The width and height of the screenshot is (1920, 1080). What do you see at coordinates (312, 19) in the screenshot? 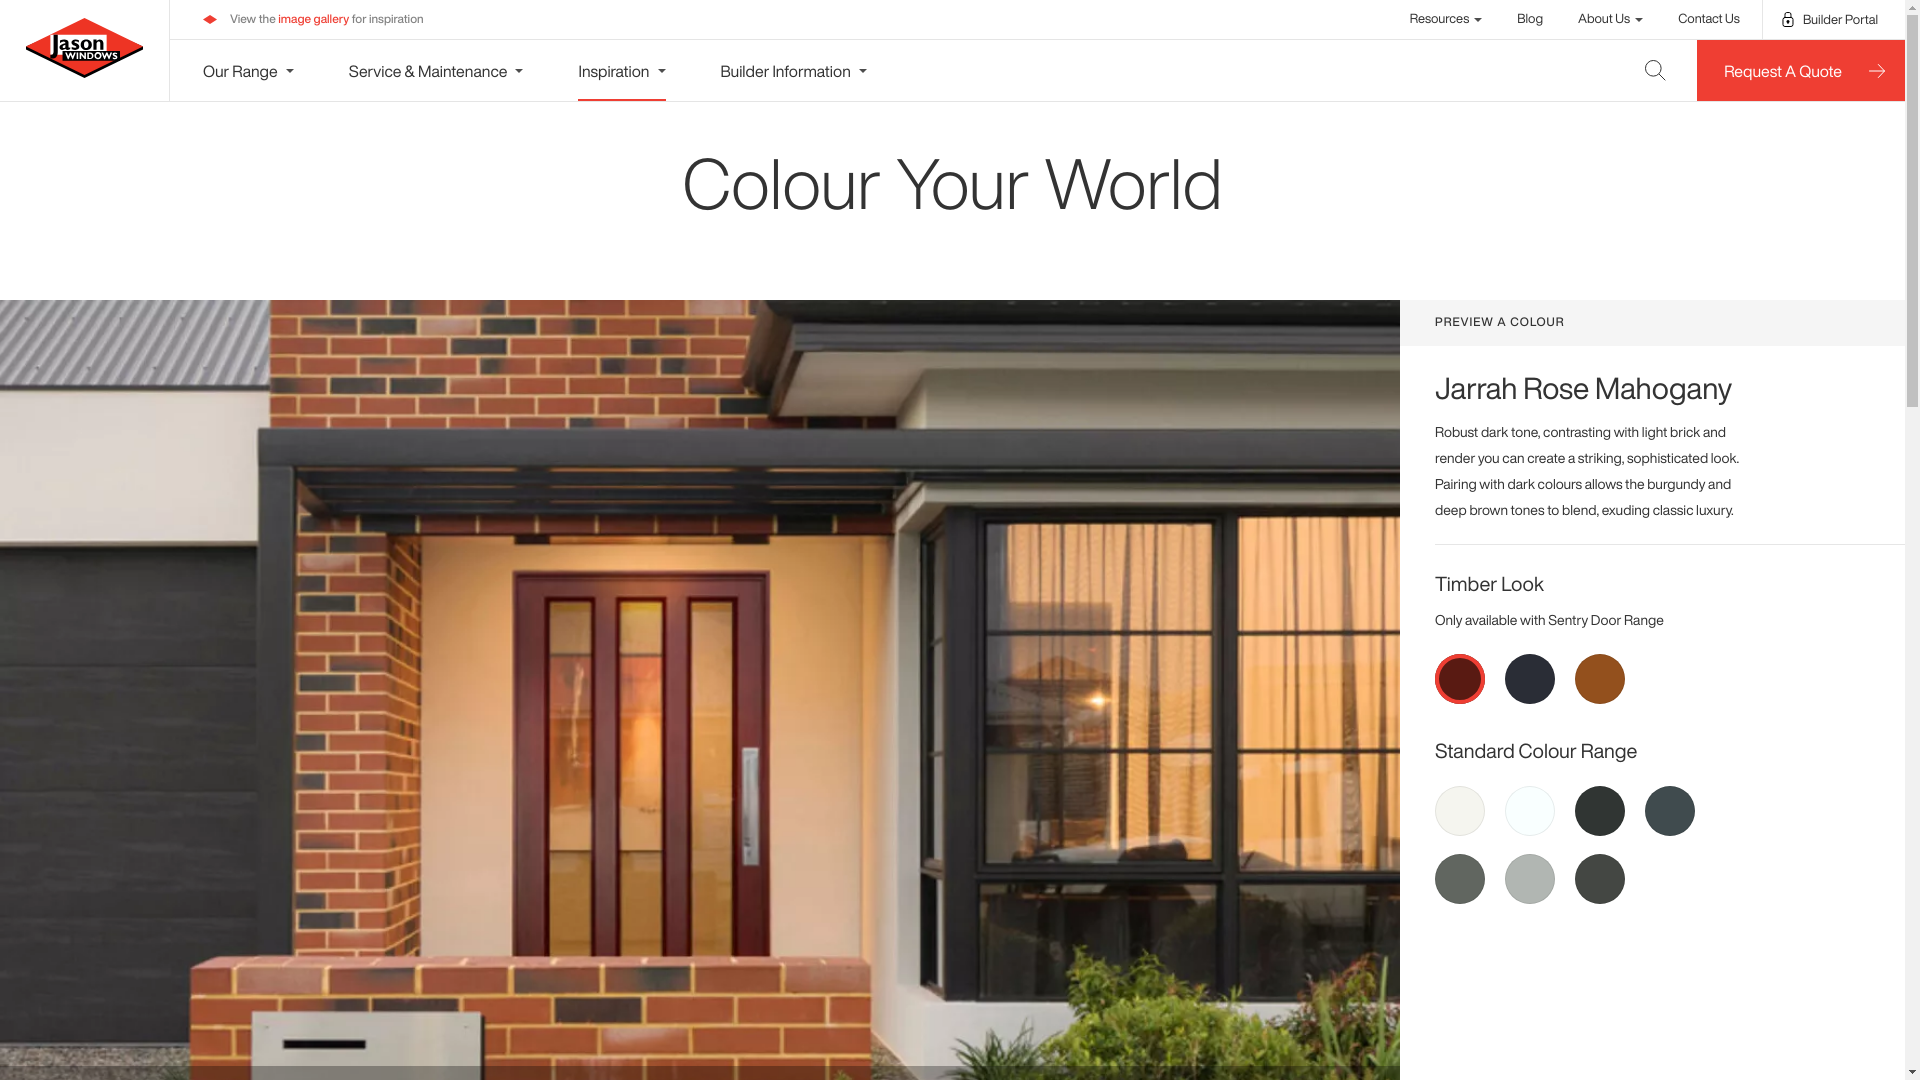
I see `'image gallery'` at bounding box center [312, 19].